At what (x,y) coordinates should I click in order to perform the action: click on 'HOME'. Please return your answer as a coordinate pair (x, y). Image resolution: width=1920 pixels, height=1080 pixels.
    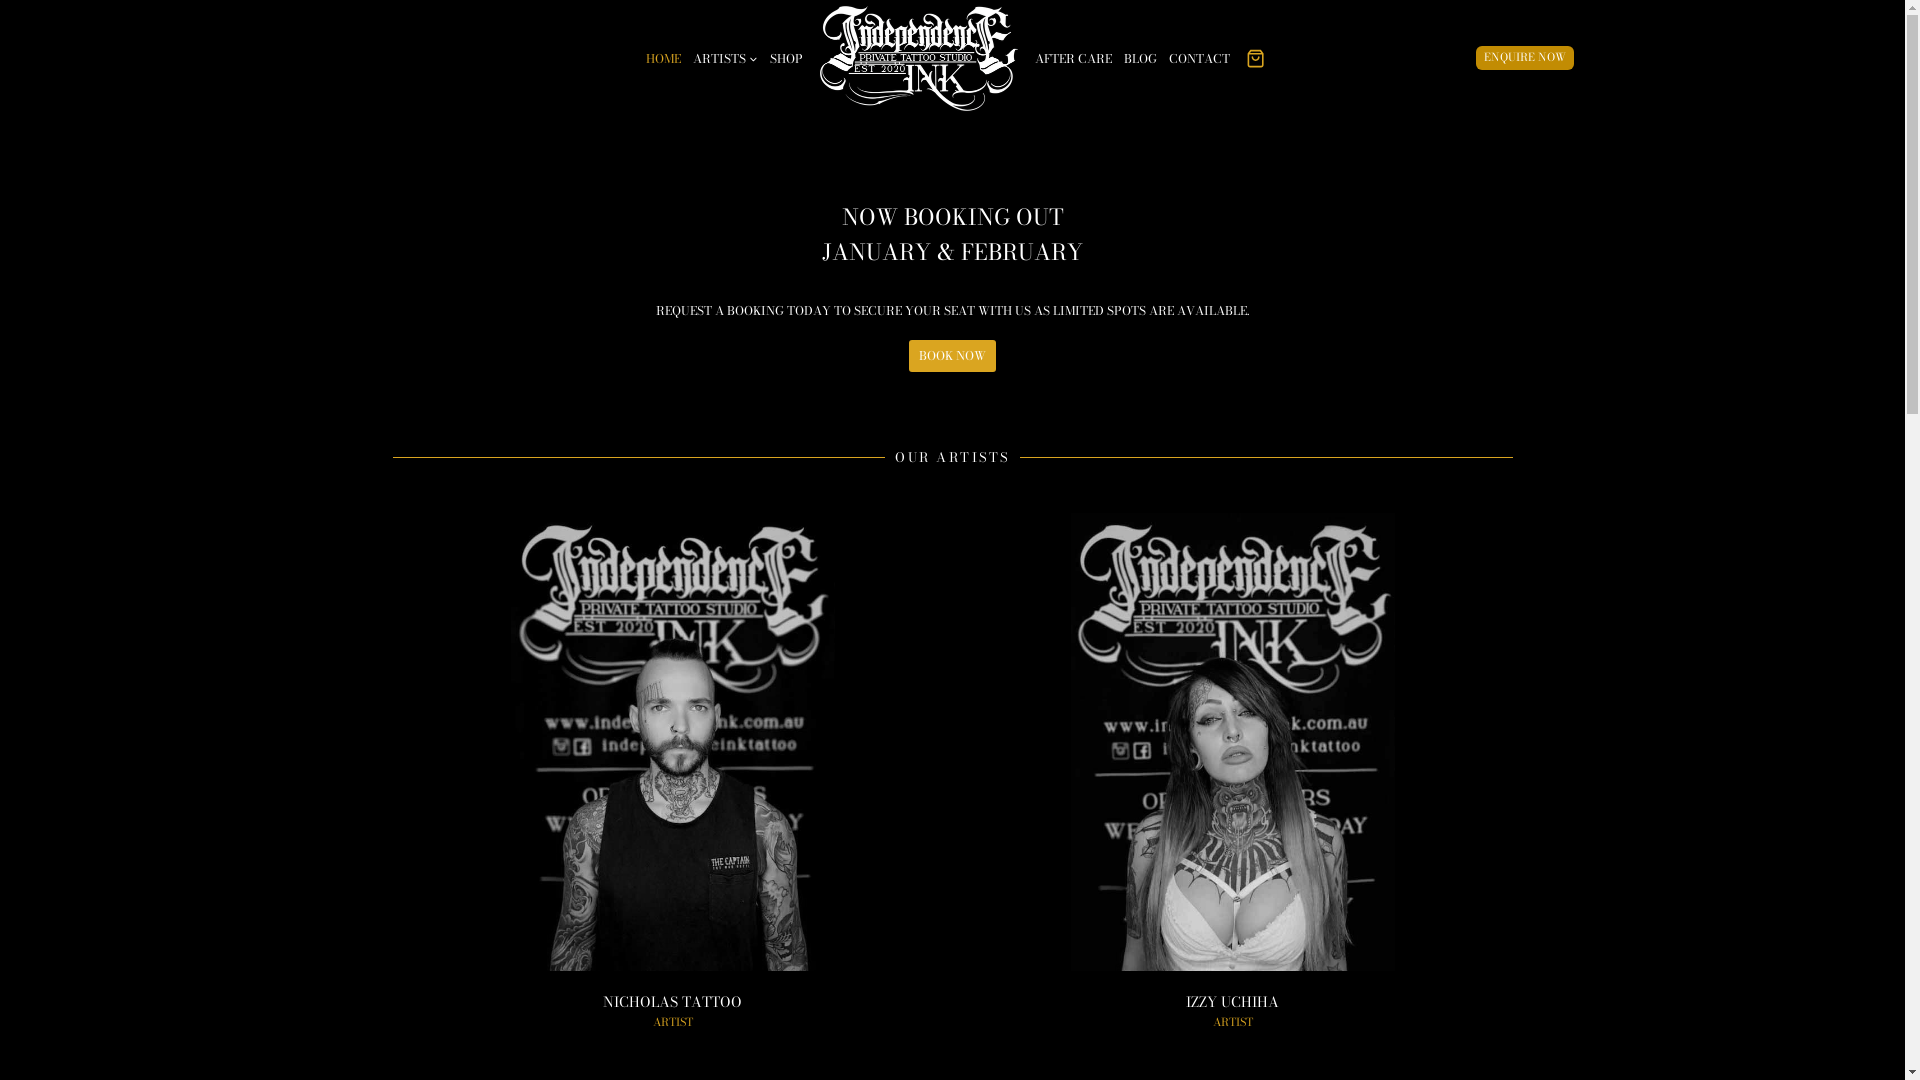
    Looking at the image, I should click on (638, 56).